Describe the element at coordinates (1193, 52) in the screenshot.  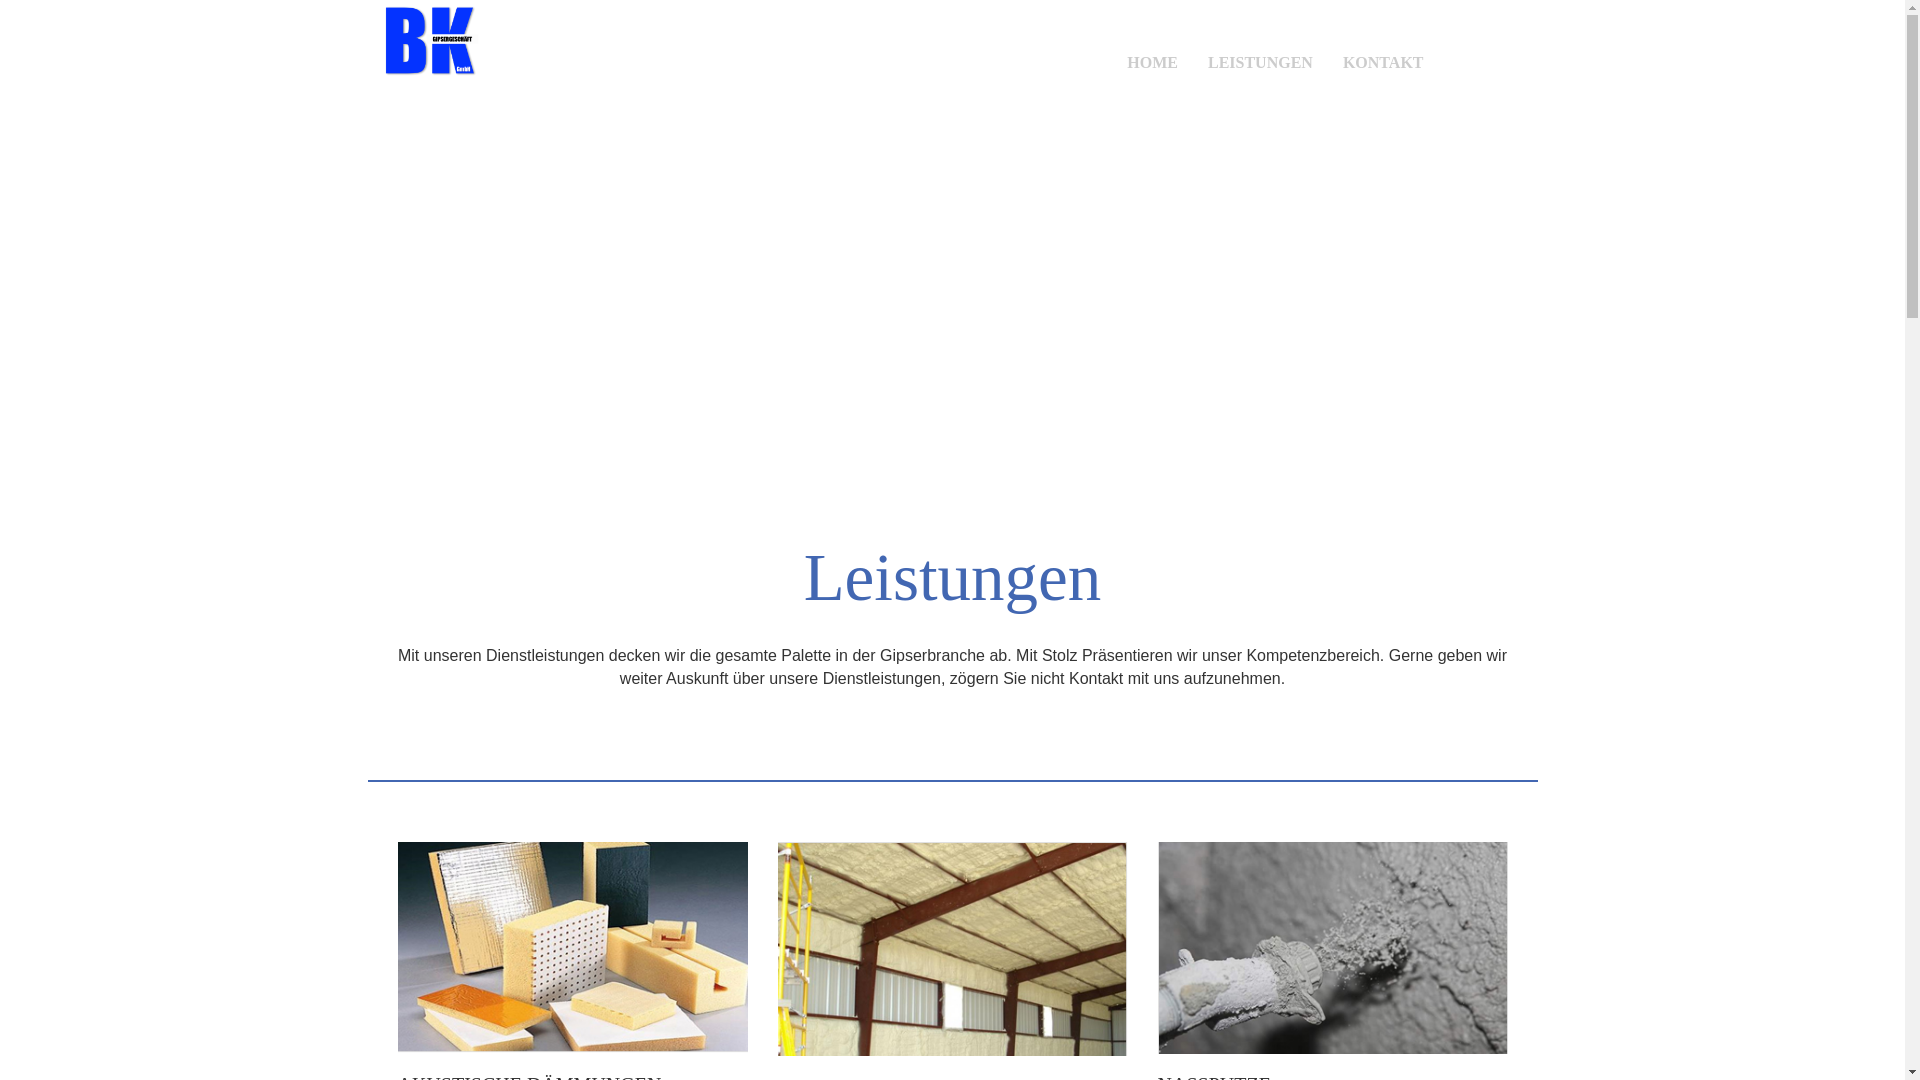
I see `'LEISTUNGEN'` at that location.